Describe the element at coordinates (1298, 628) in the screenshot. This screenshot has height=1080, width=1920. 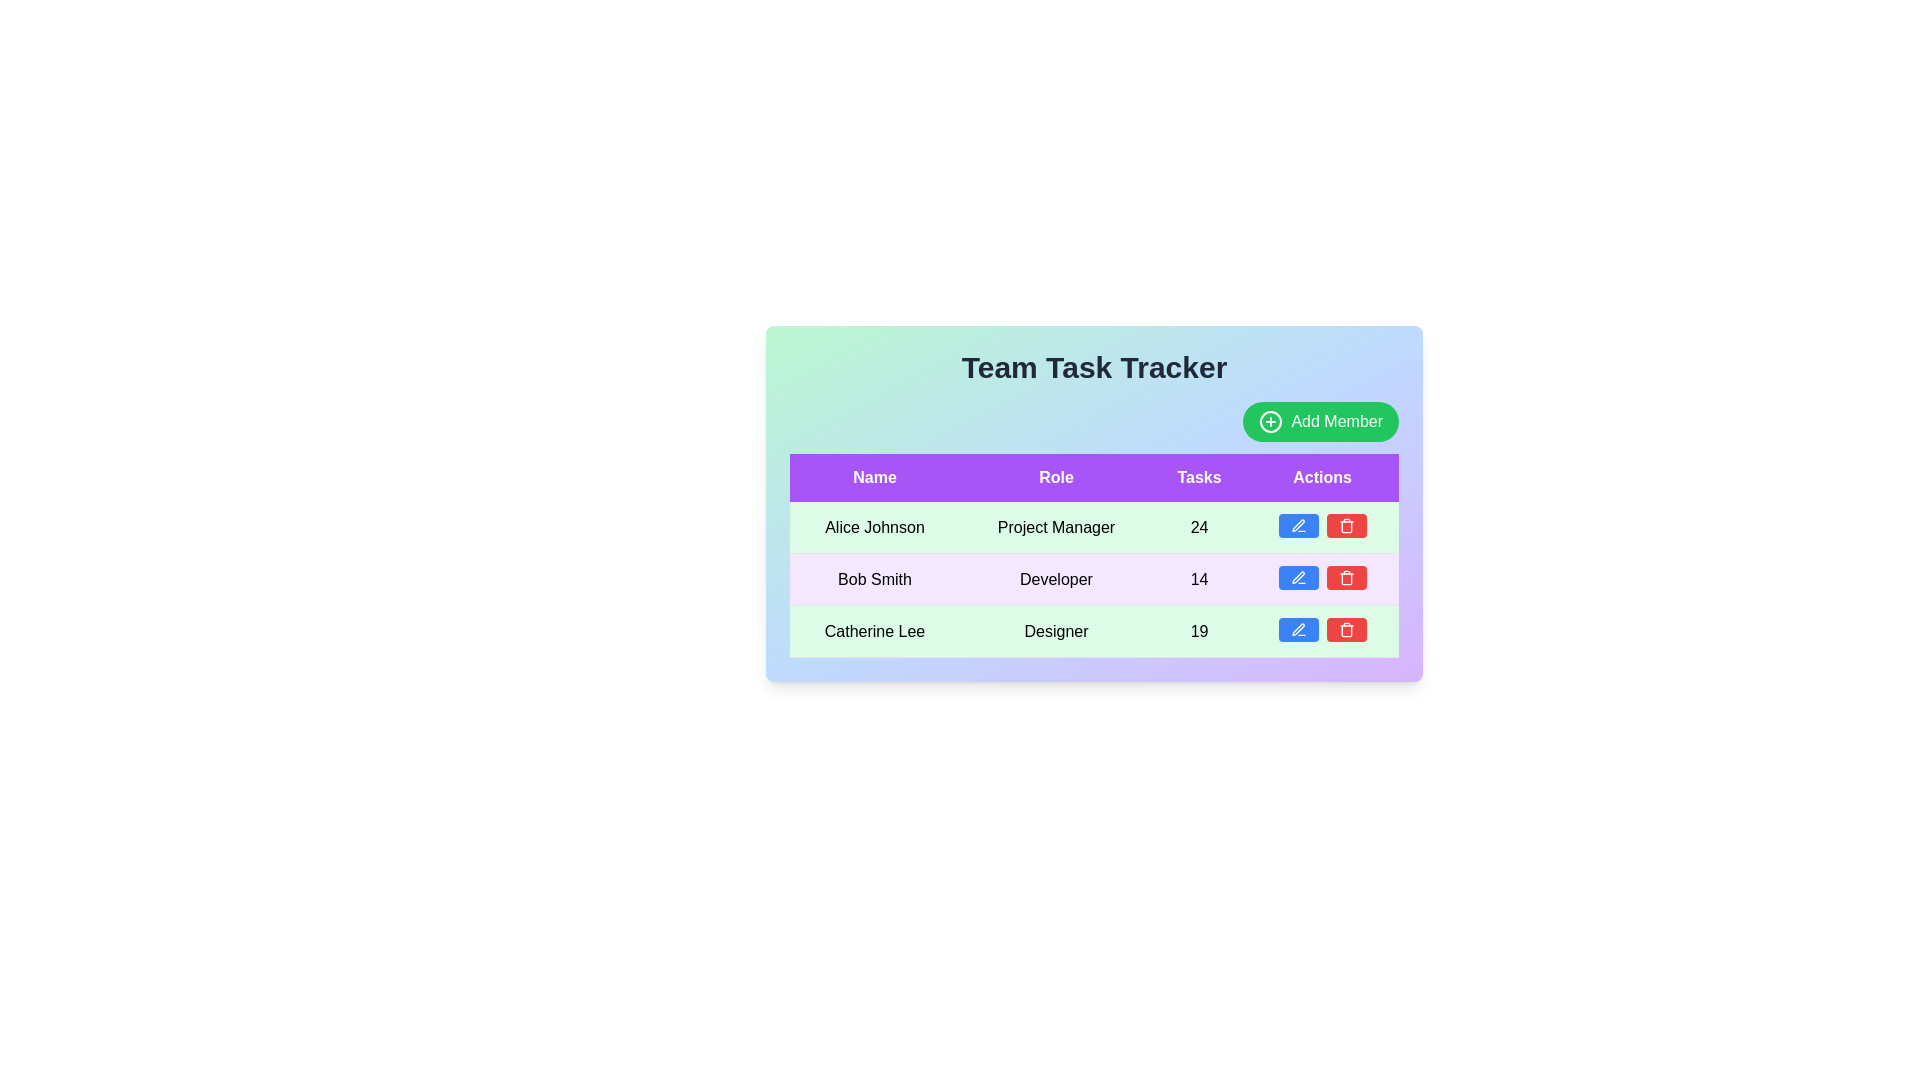
I see `the edit button for the team member identified by Catherine Lee` at that location.